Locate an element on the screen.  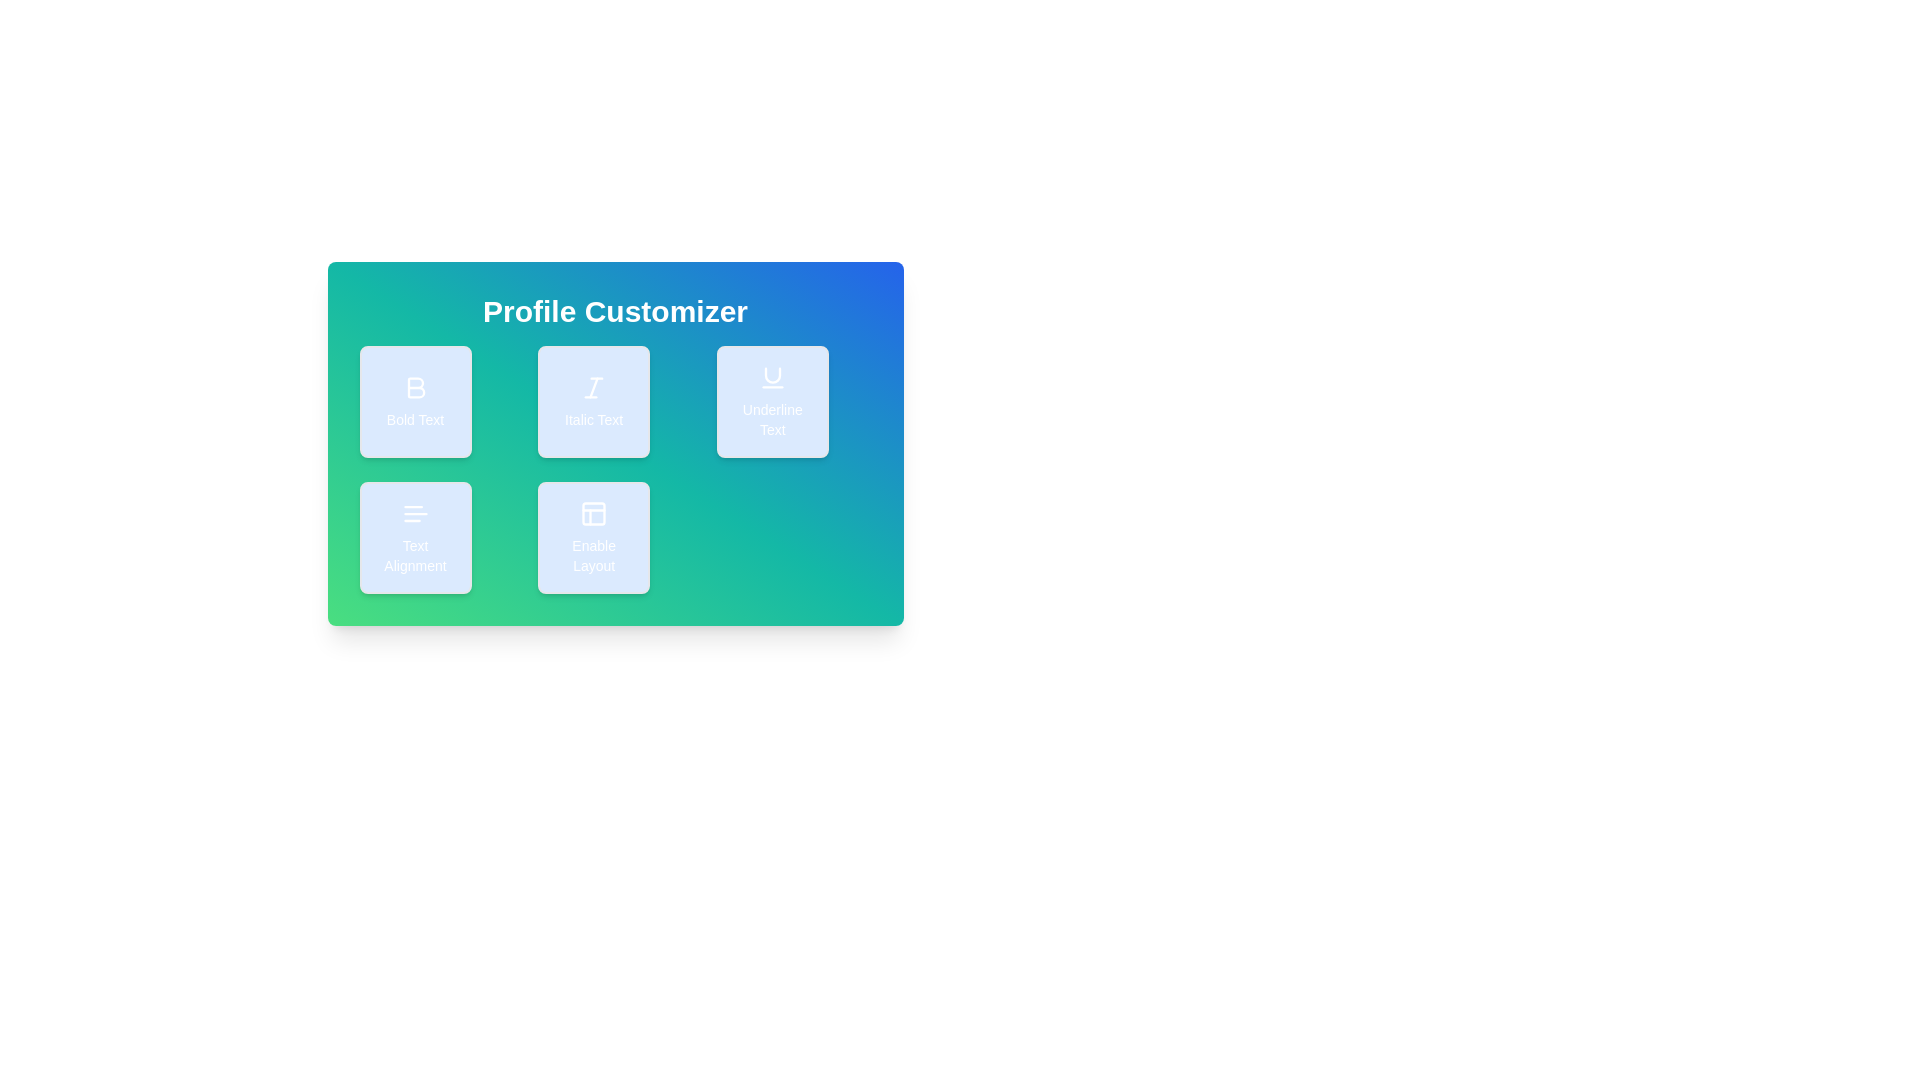
text displayed in the 'Profile Customizer' label located at the top-center of the panel is located at coordinates (614, 312).